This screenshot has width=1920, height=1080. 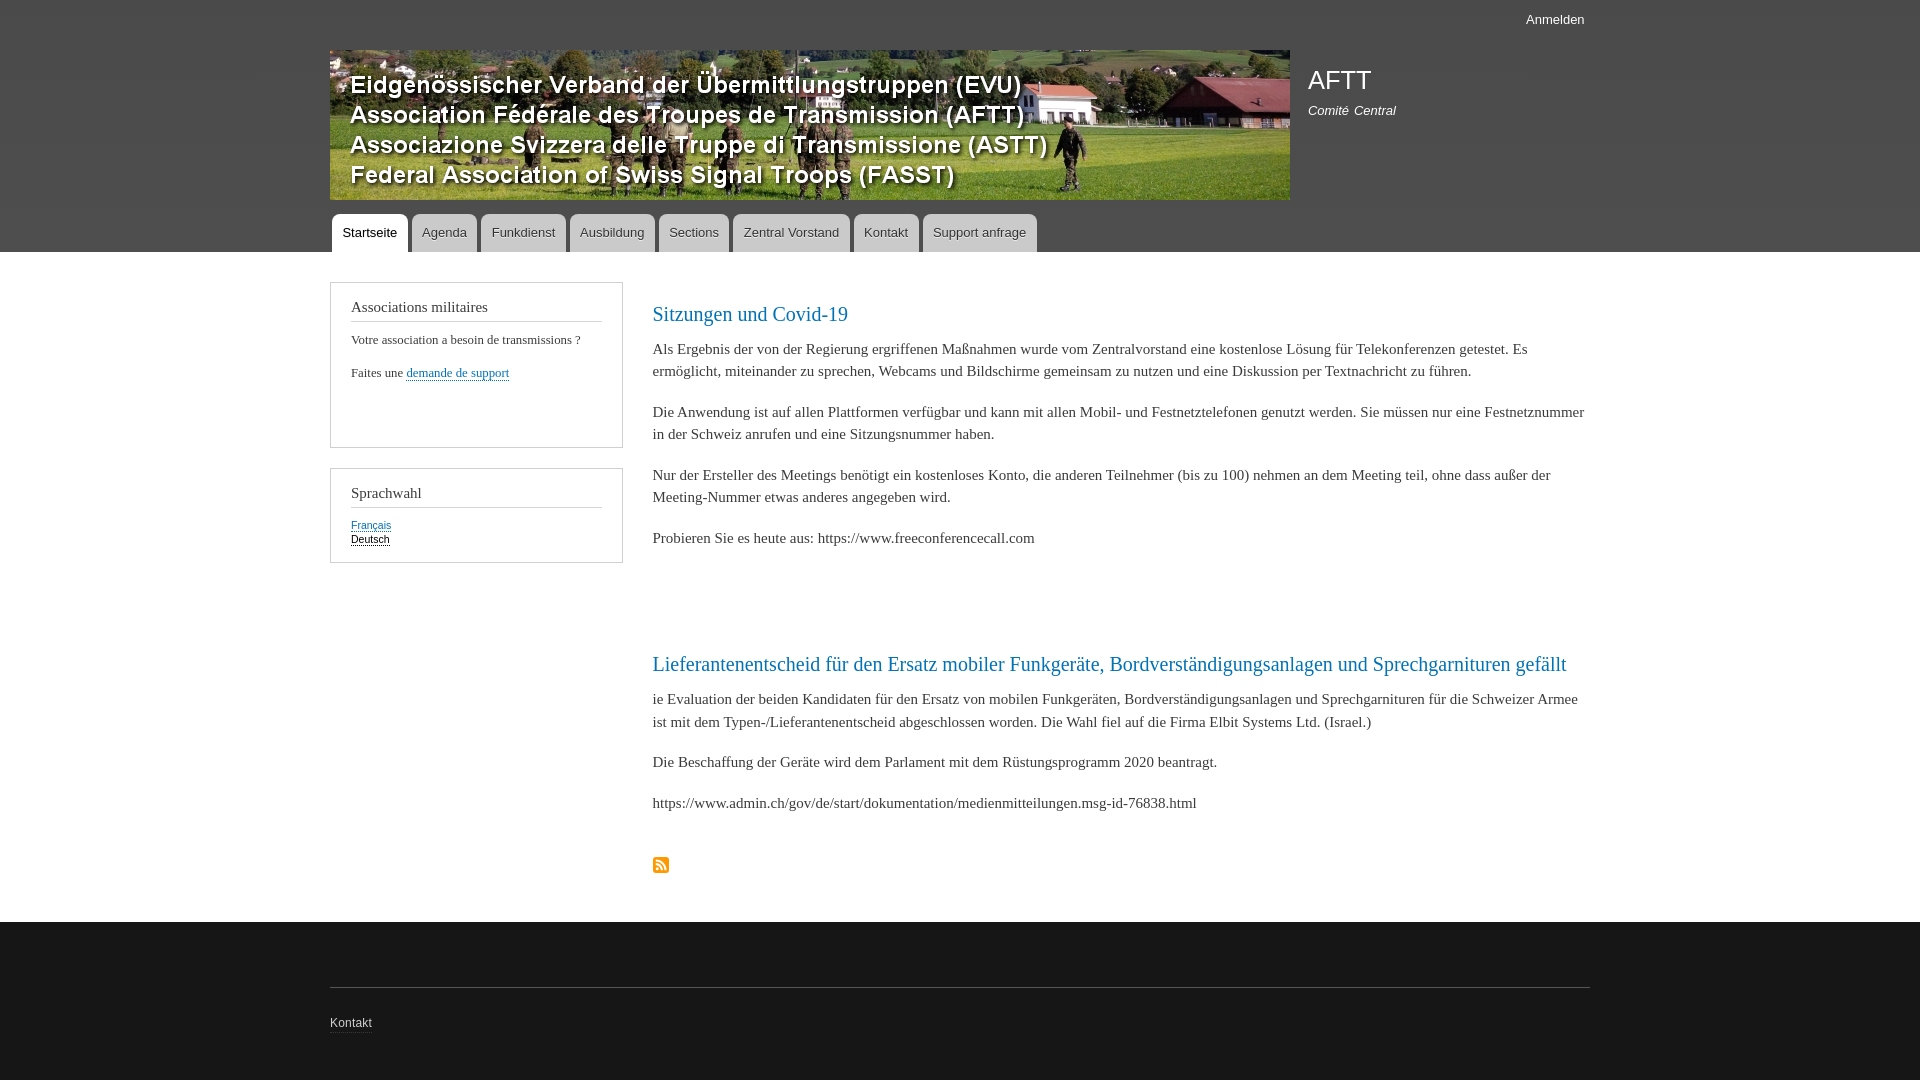 What do you see at coordinates (652, 313) in the screenshot?
I see `'Sitzungen und Covid-19'` at bounding box center [652, 313].